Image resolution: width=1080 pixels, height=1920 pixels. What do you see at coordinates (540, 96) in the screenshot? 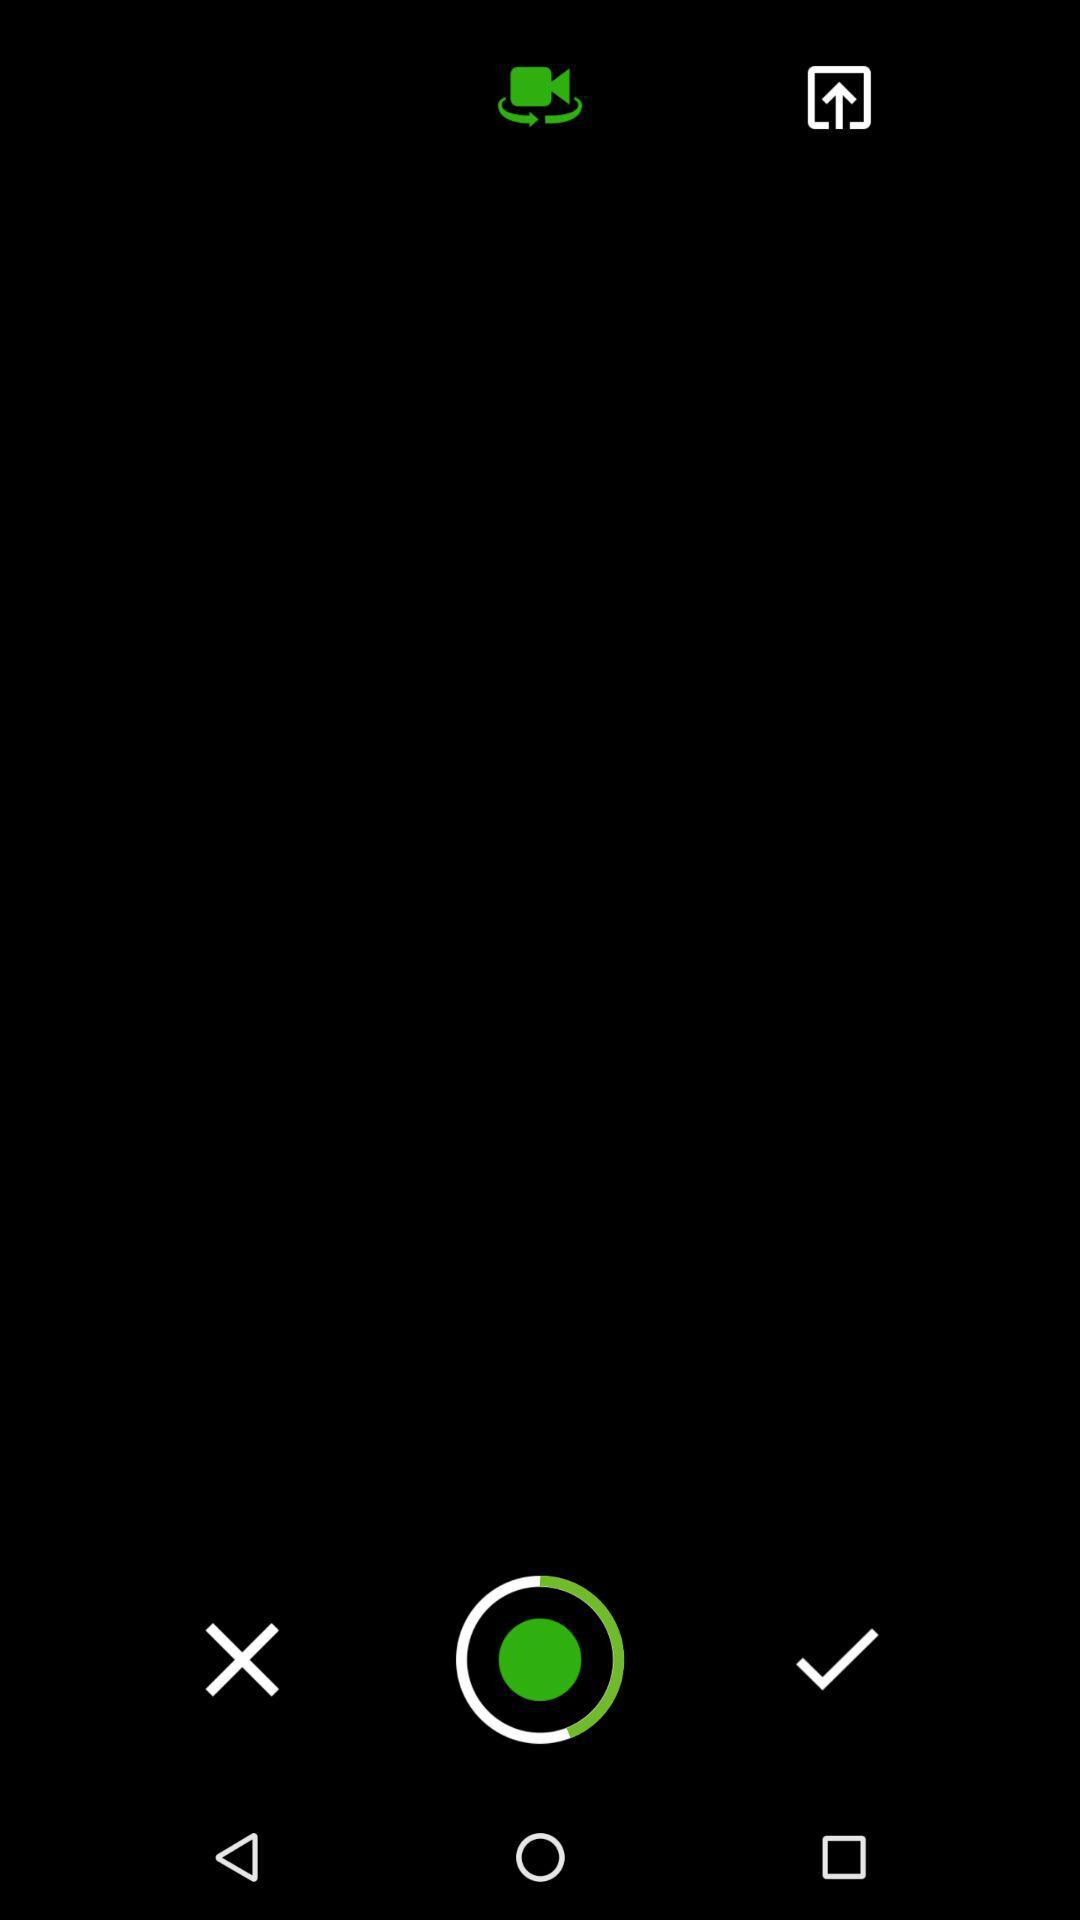
I see `record video` at bounding box center [540, 96].